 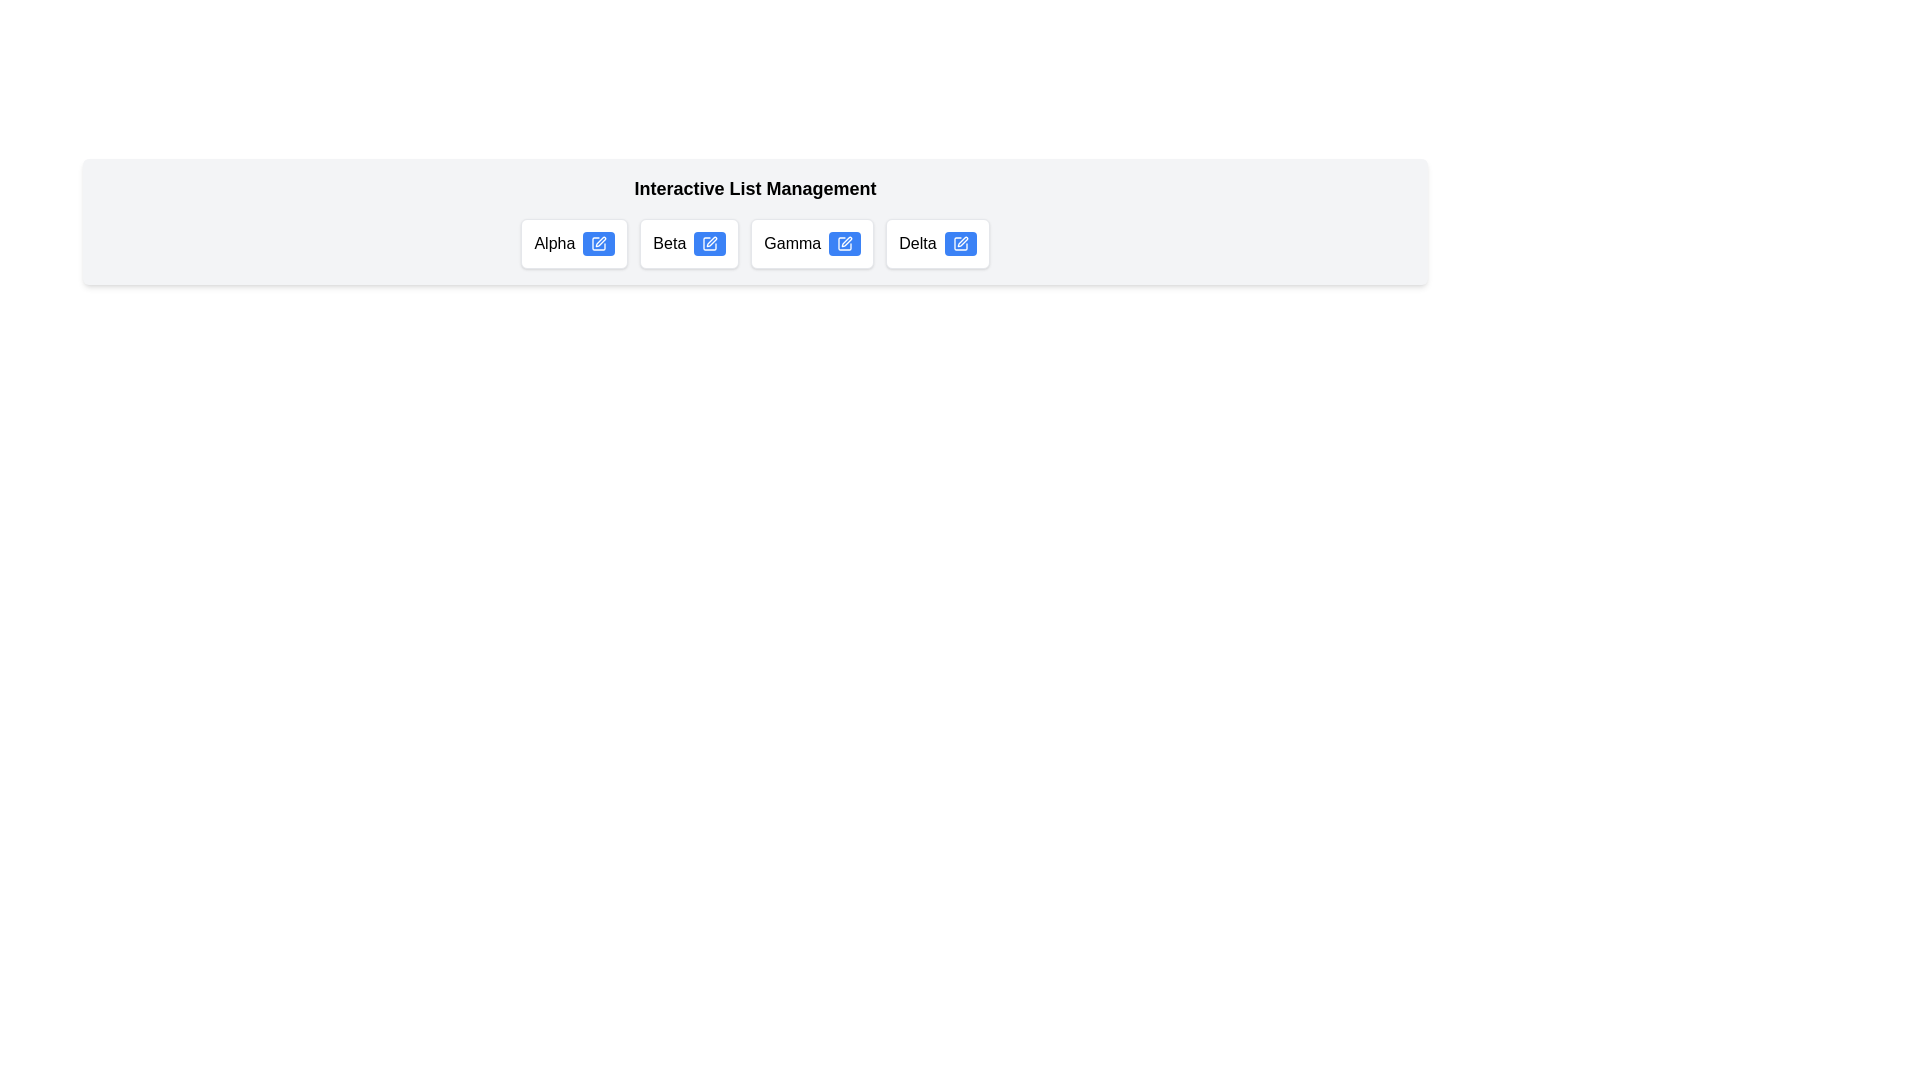 What do you see at coordinates (598, 242) in the screenshot?
I see `the small blue button with a white pencil icon located to the right of the 'Alpha' text label` at bounding box center [598, 242].